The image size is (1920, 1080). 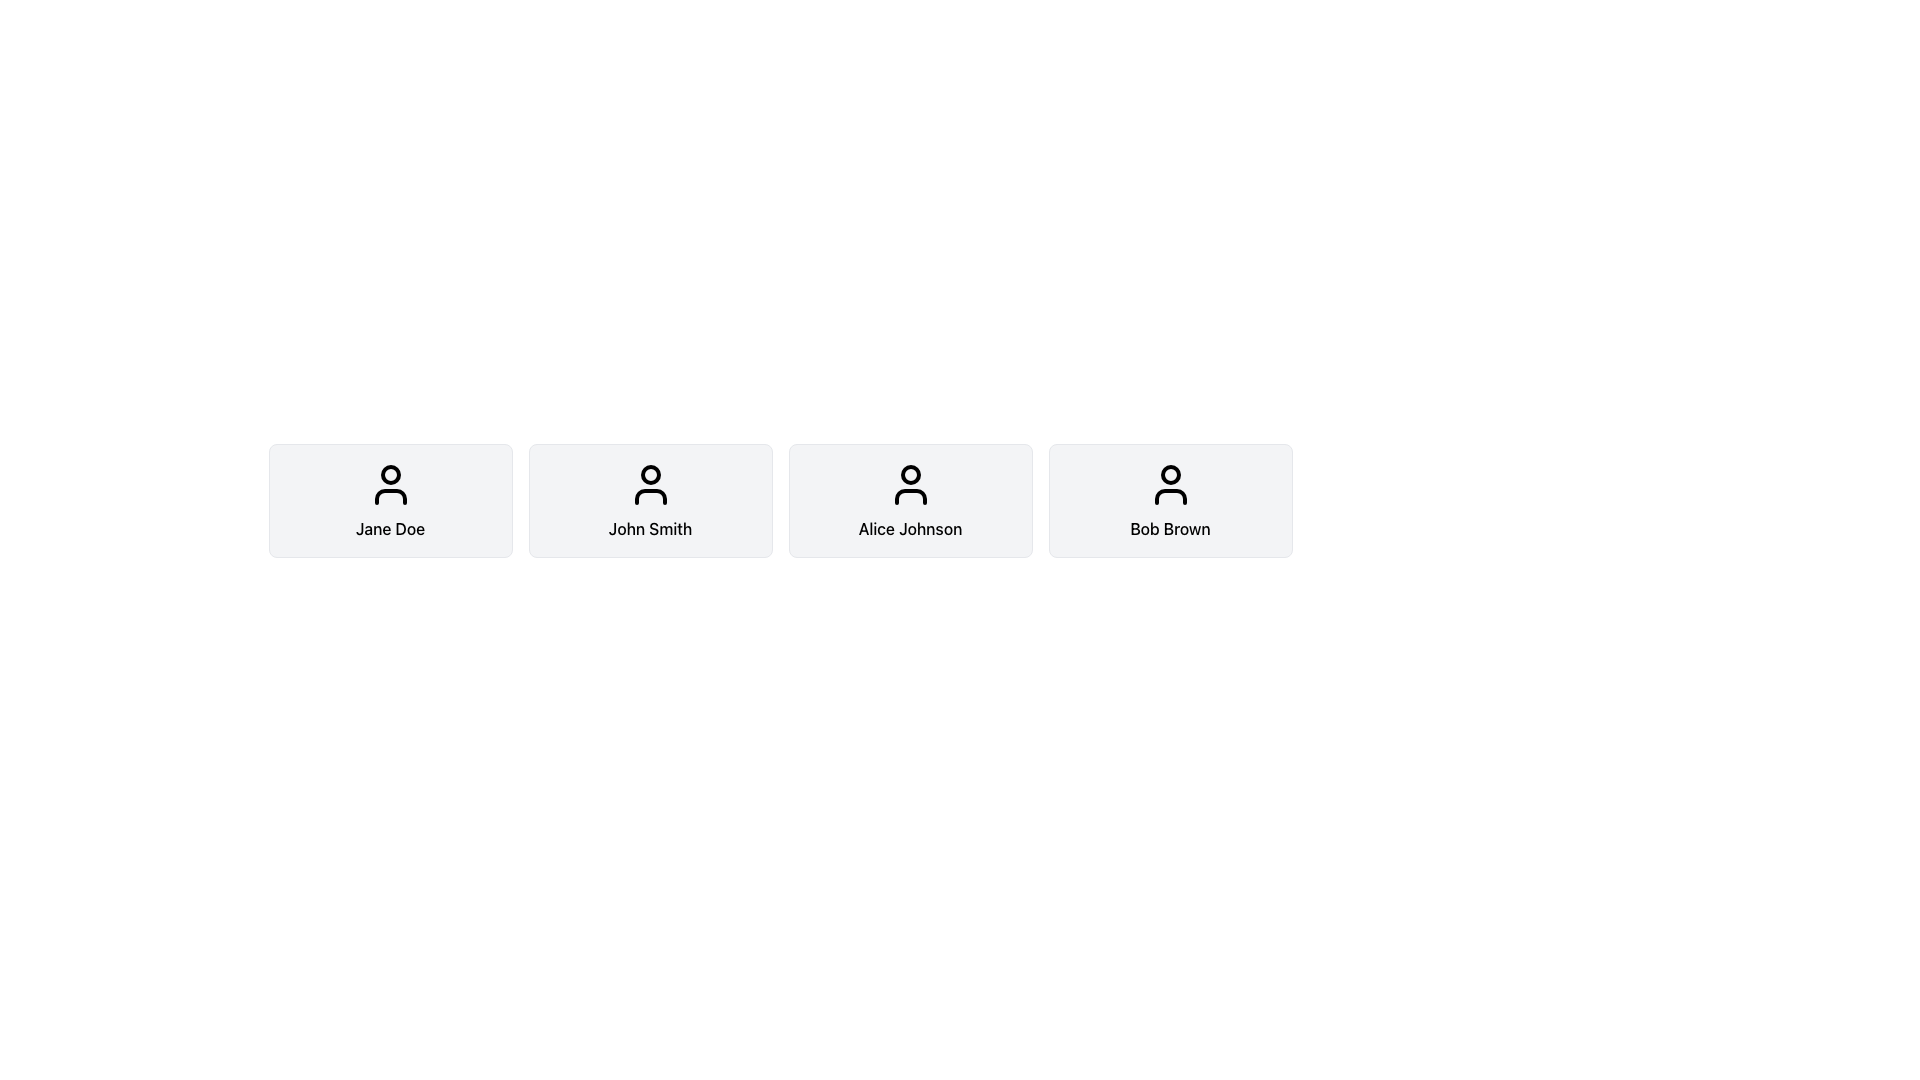 What do you see at coordinates (1170, 490) in the screenshot?
I see `the user profile card labeled 'Bob Brown', which is the last element in a row of similar cards` at bounding box center [1170, 490].